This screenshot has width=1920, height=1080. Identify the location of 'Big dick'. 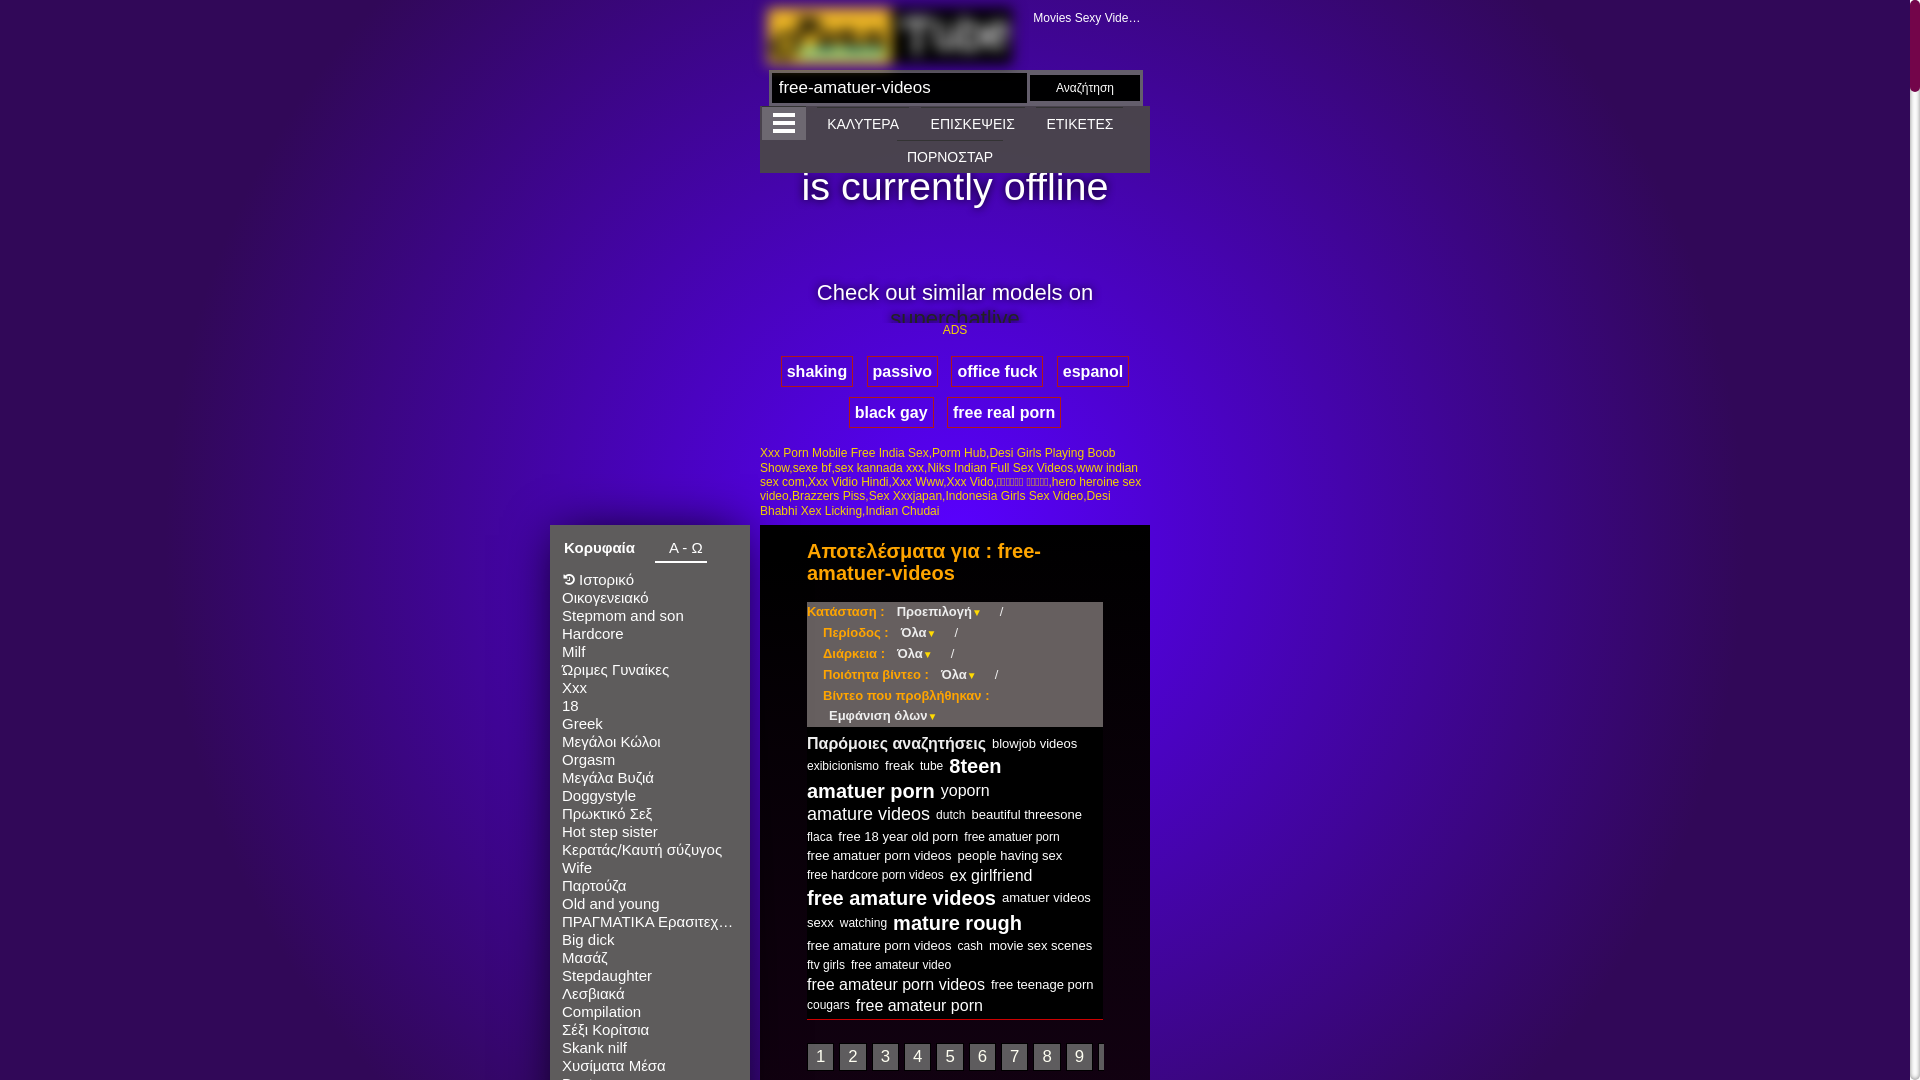
(649, 940).